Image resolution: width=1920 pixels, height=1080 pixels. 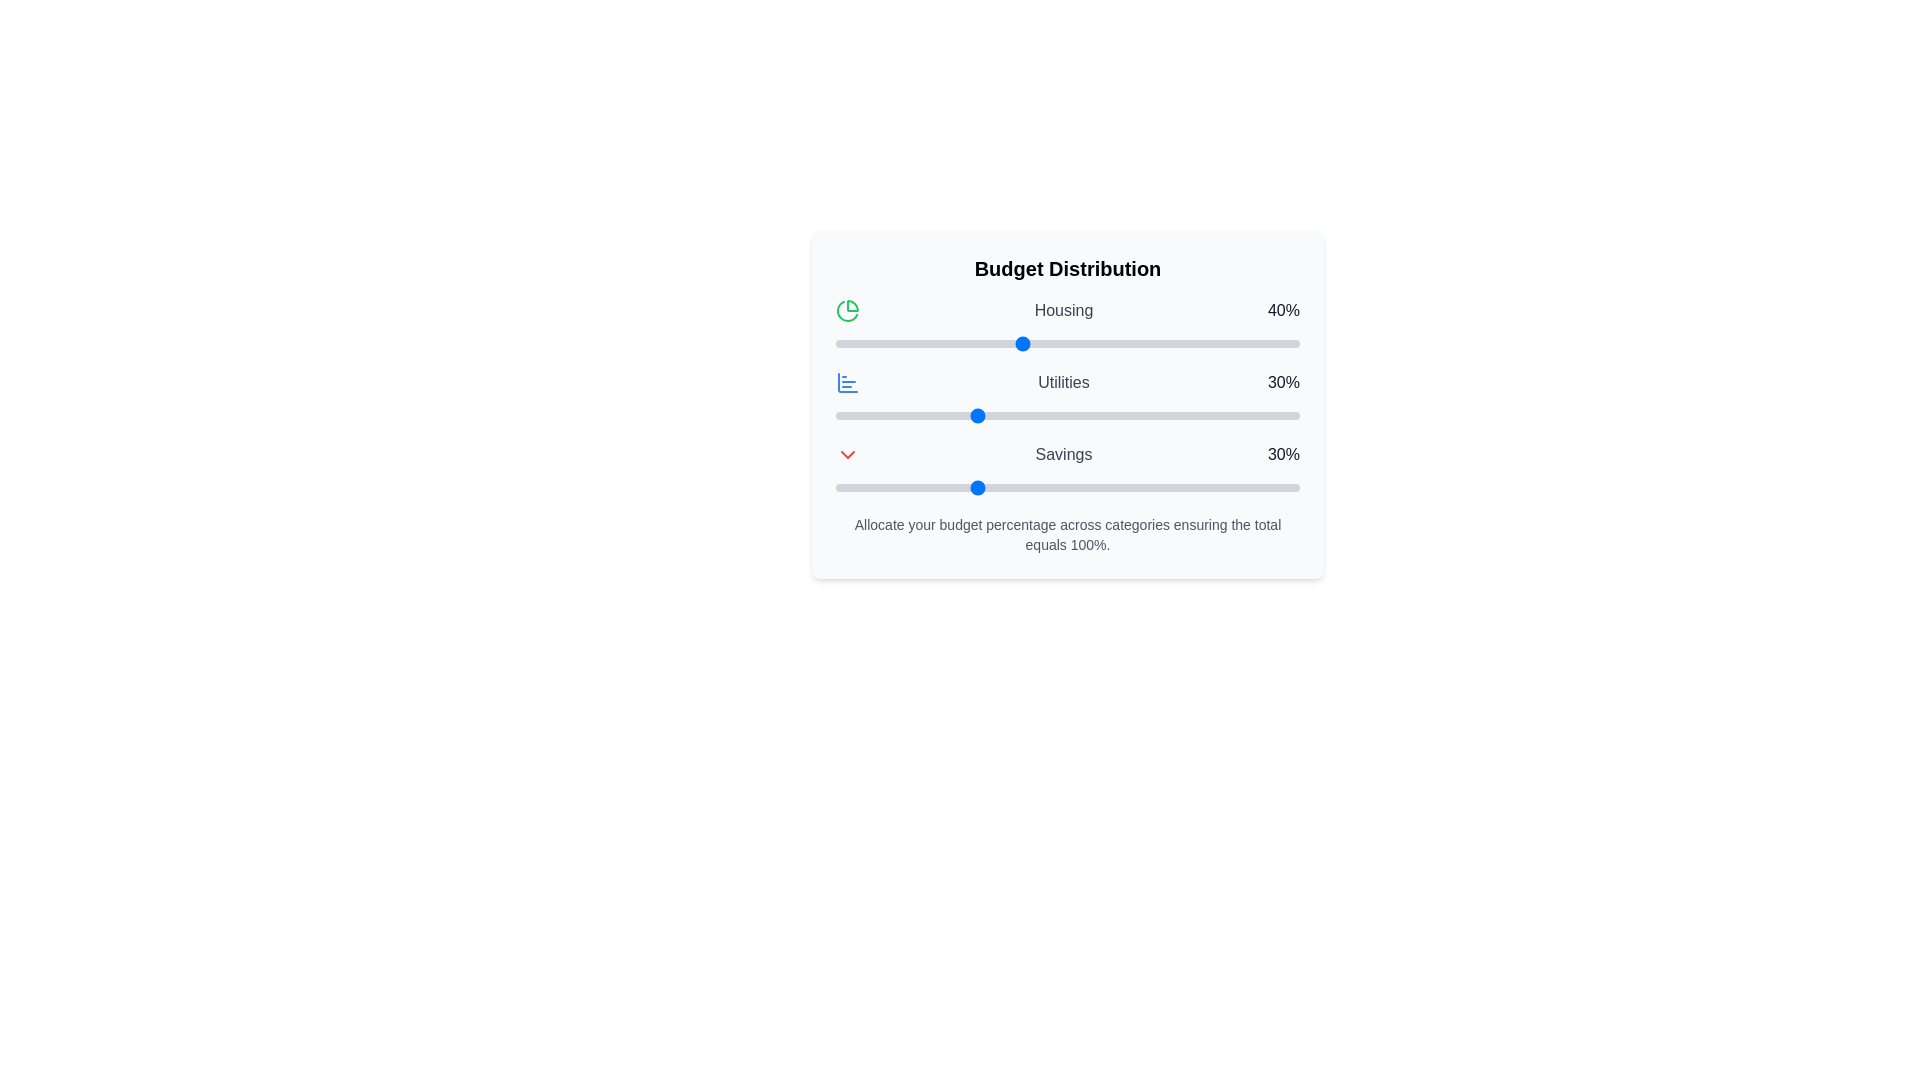 I want to click on the slider value, so click(x=1104, y=415).